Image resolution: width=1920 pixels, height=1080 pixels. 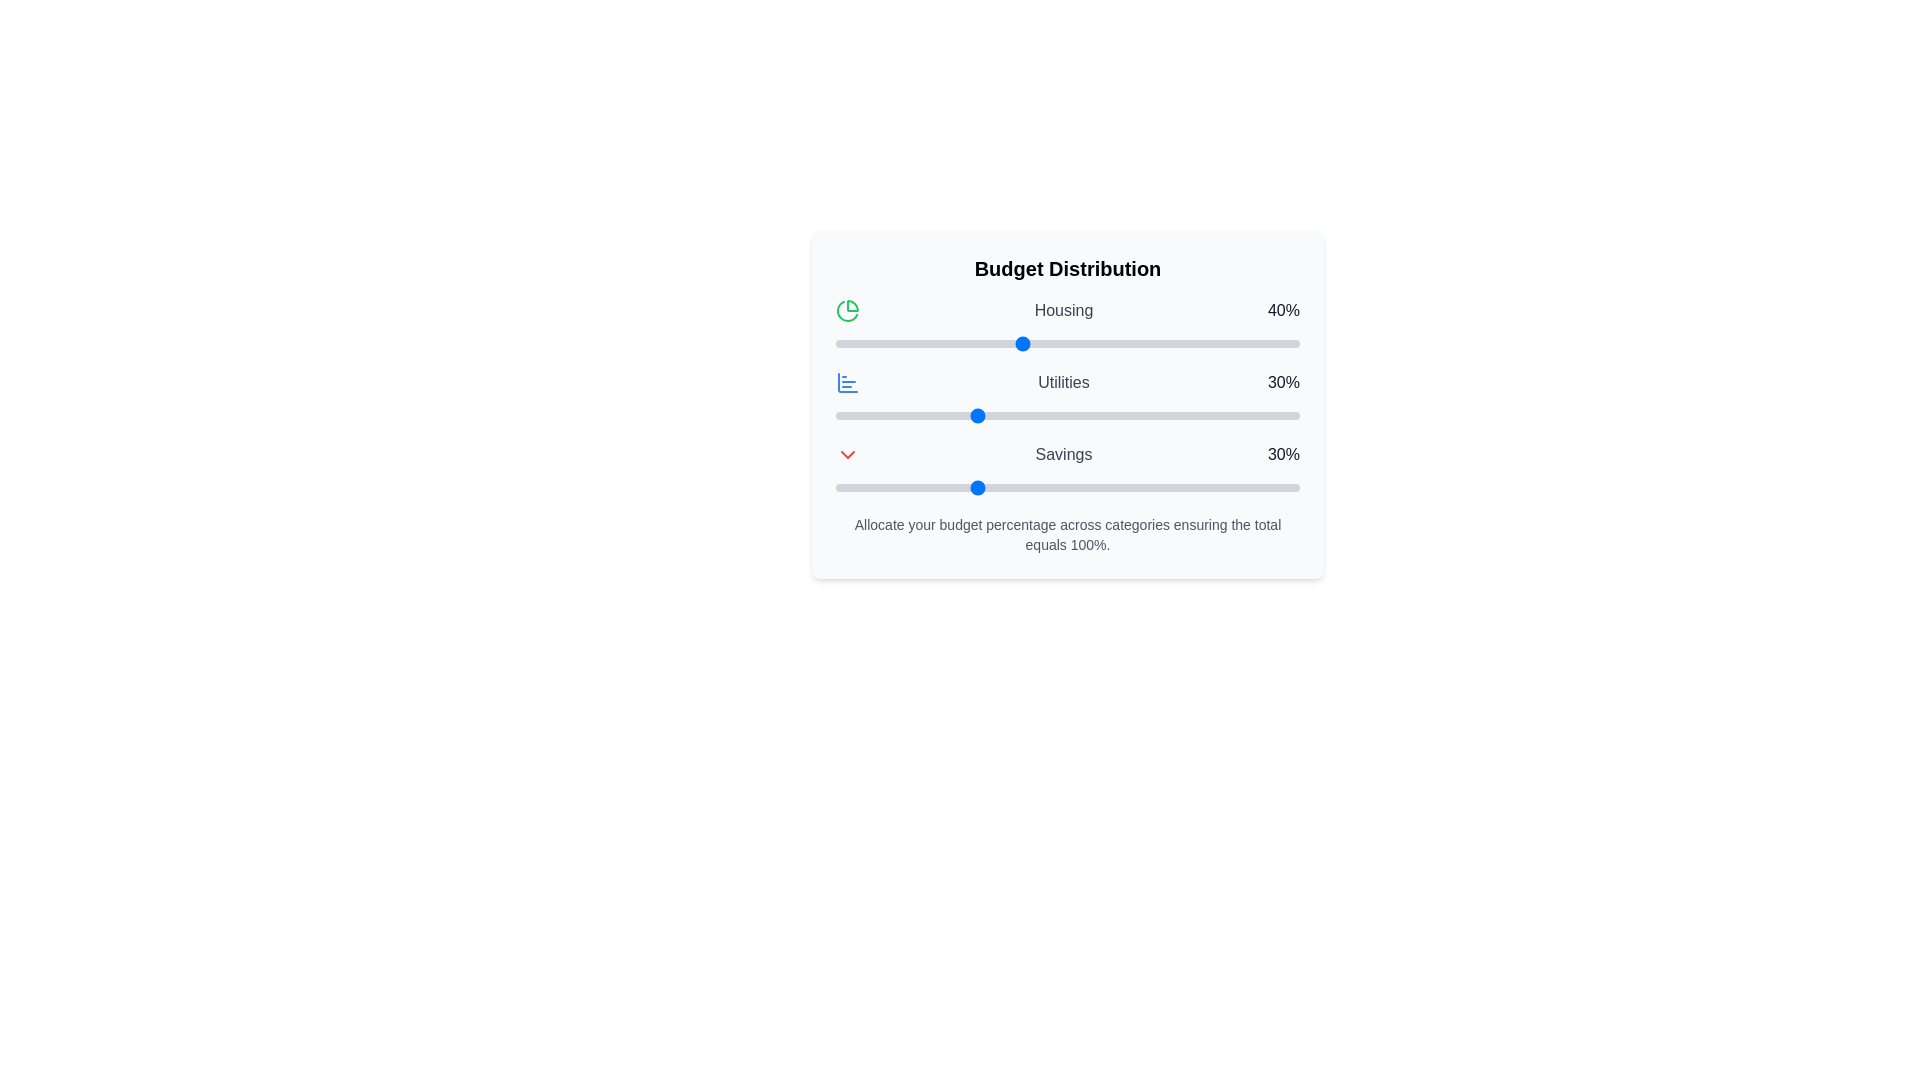 I want to click on the slider value, so click(x=1104, y=415).